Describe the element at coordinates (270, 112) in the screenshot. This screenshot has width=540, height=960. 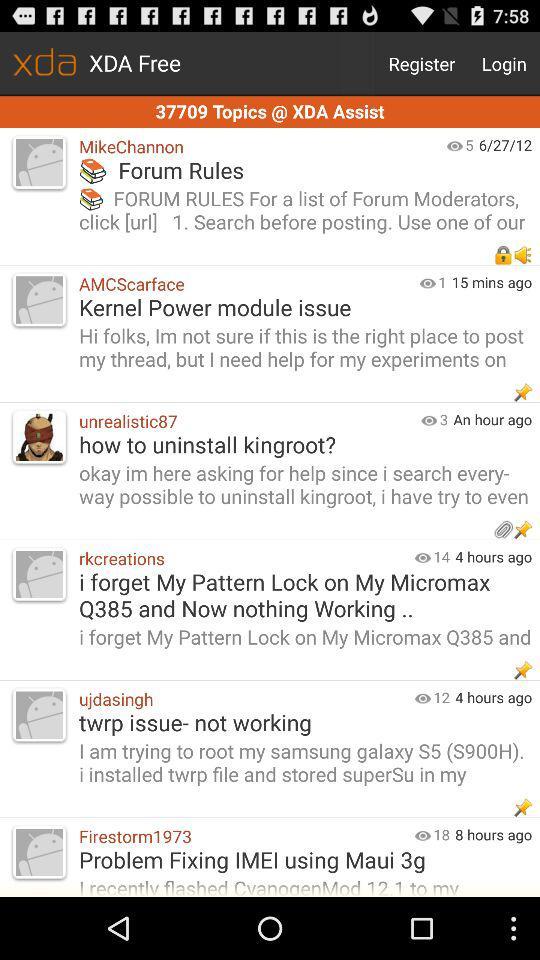
I see `item below the register icon` at that location.